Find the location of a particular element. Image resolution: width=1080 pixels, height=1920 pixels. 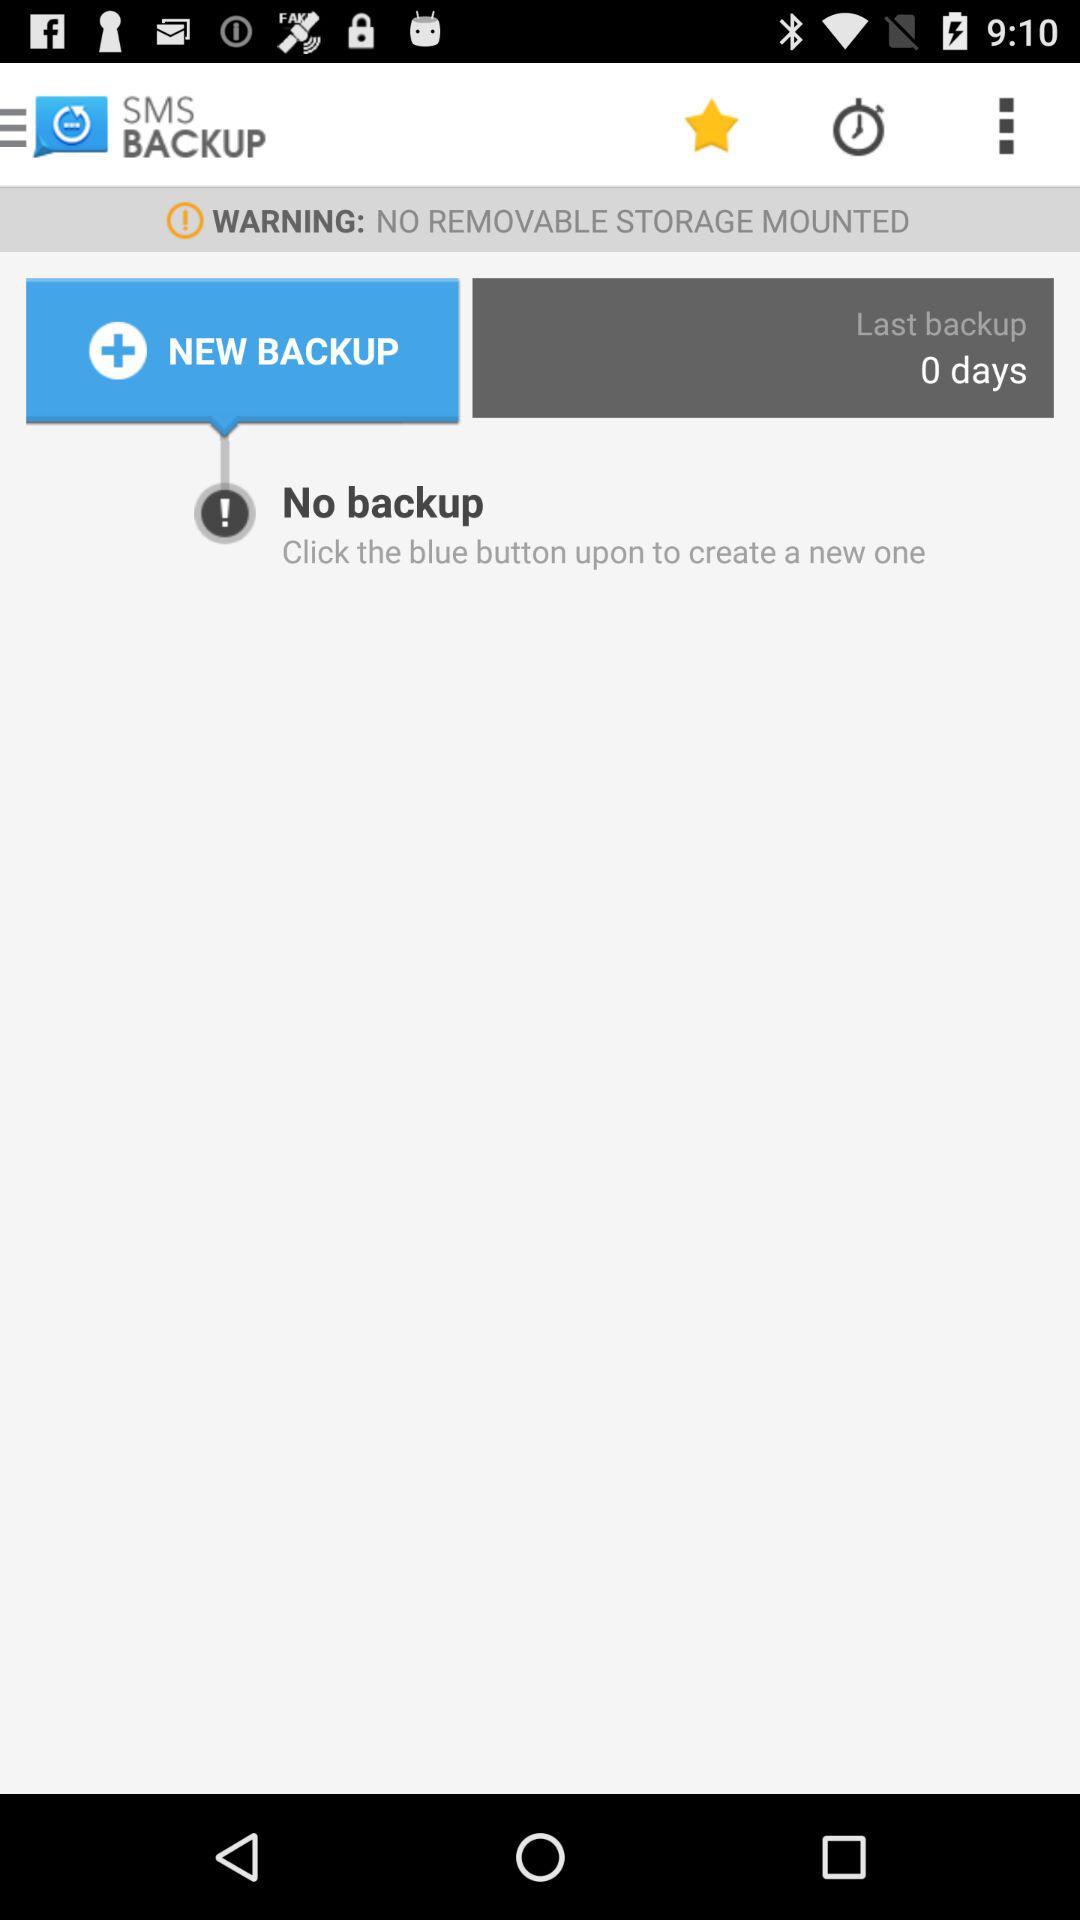

the app next to no backup item is located at coordinates (224, 455).